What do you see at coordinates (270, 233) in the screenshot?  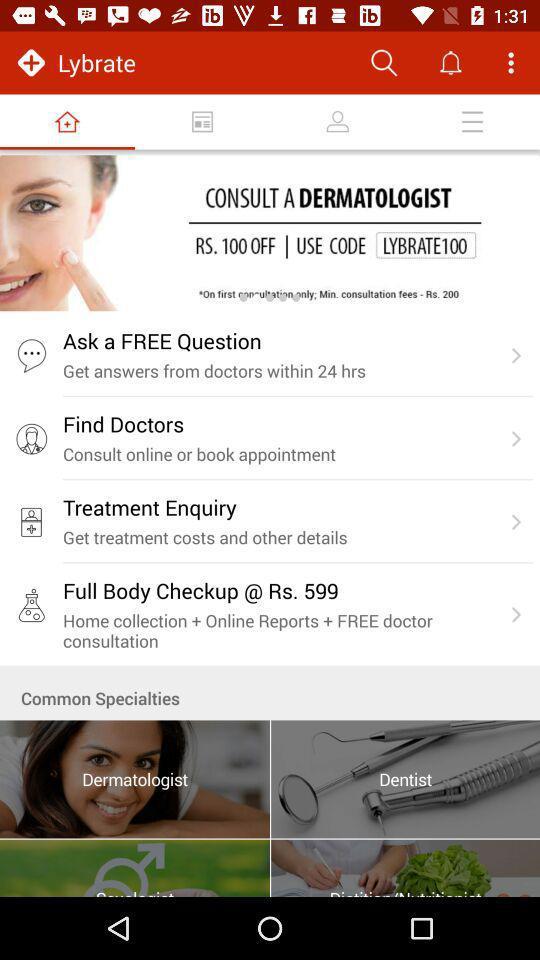 I see `visit the advertiser 's website` at bounding box center [270, 233].